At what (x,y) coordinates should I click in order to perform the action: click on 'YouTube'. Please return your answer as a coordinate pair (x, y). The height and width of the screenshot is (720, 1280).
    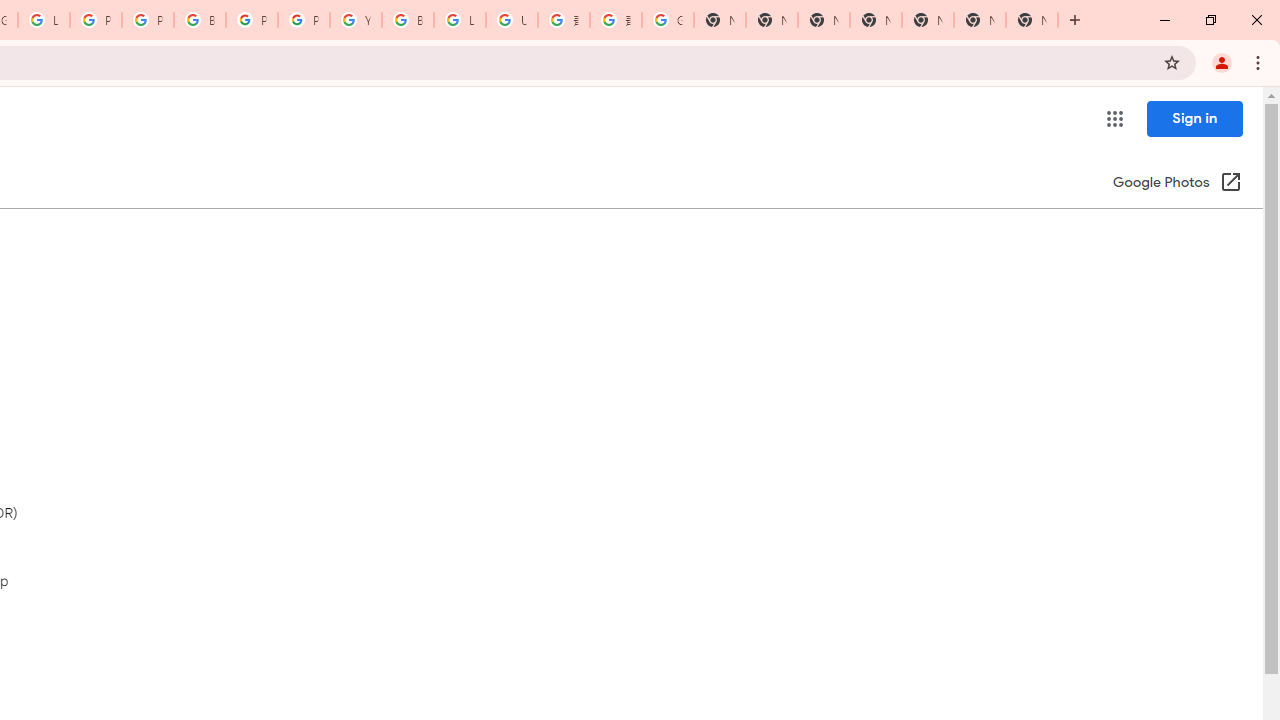
    Looking at the image, I should click on (355, 20).